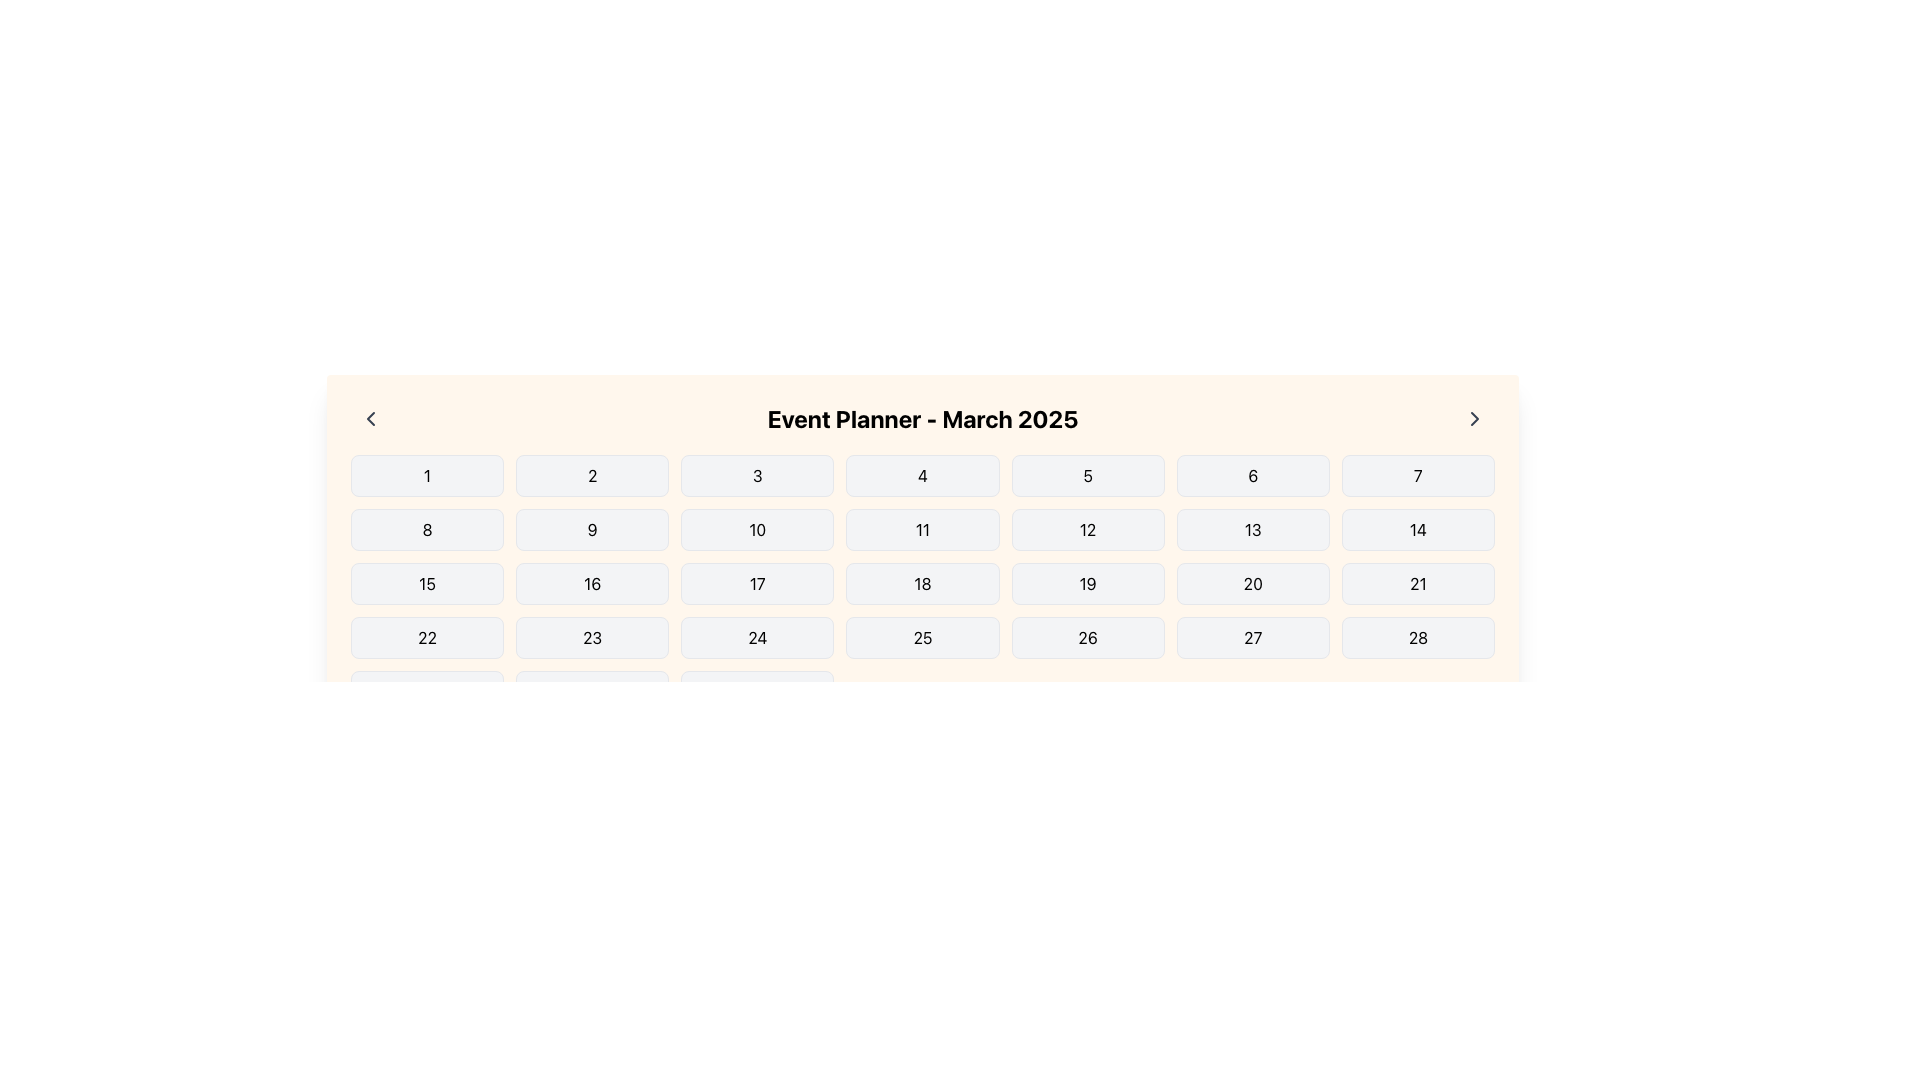 The width and height of the screenshot is (1920, 1080). What do you see at coordinates (1252, 637) in the screenshot?
I see `the rectangular button displaying the numeral '27' in bold black font, located in the bottom row, 6th column of the calendar grid` at bounding box center [1252, 637].